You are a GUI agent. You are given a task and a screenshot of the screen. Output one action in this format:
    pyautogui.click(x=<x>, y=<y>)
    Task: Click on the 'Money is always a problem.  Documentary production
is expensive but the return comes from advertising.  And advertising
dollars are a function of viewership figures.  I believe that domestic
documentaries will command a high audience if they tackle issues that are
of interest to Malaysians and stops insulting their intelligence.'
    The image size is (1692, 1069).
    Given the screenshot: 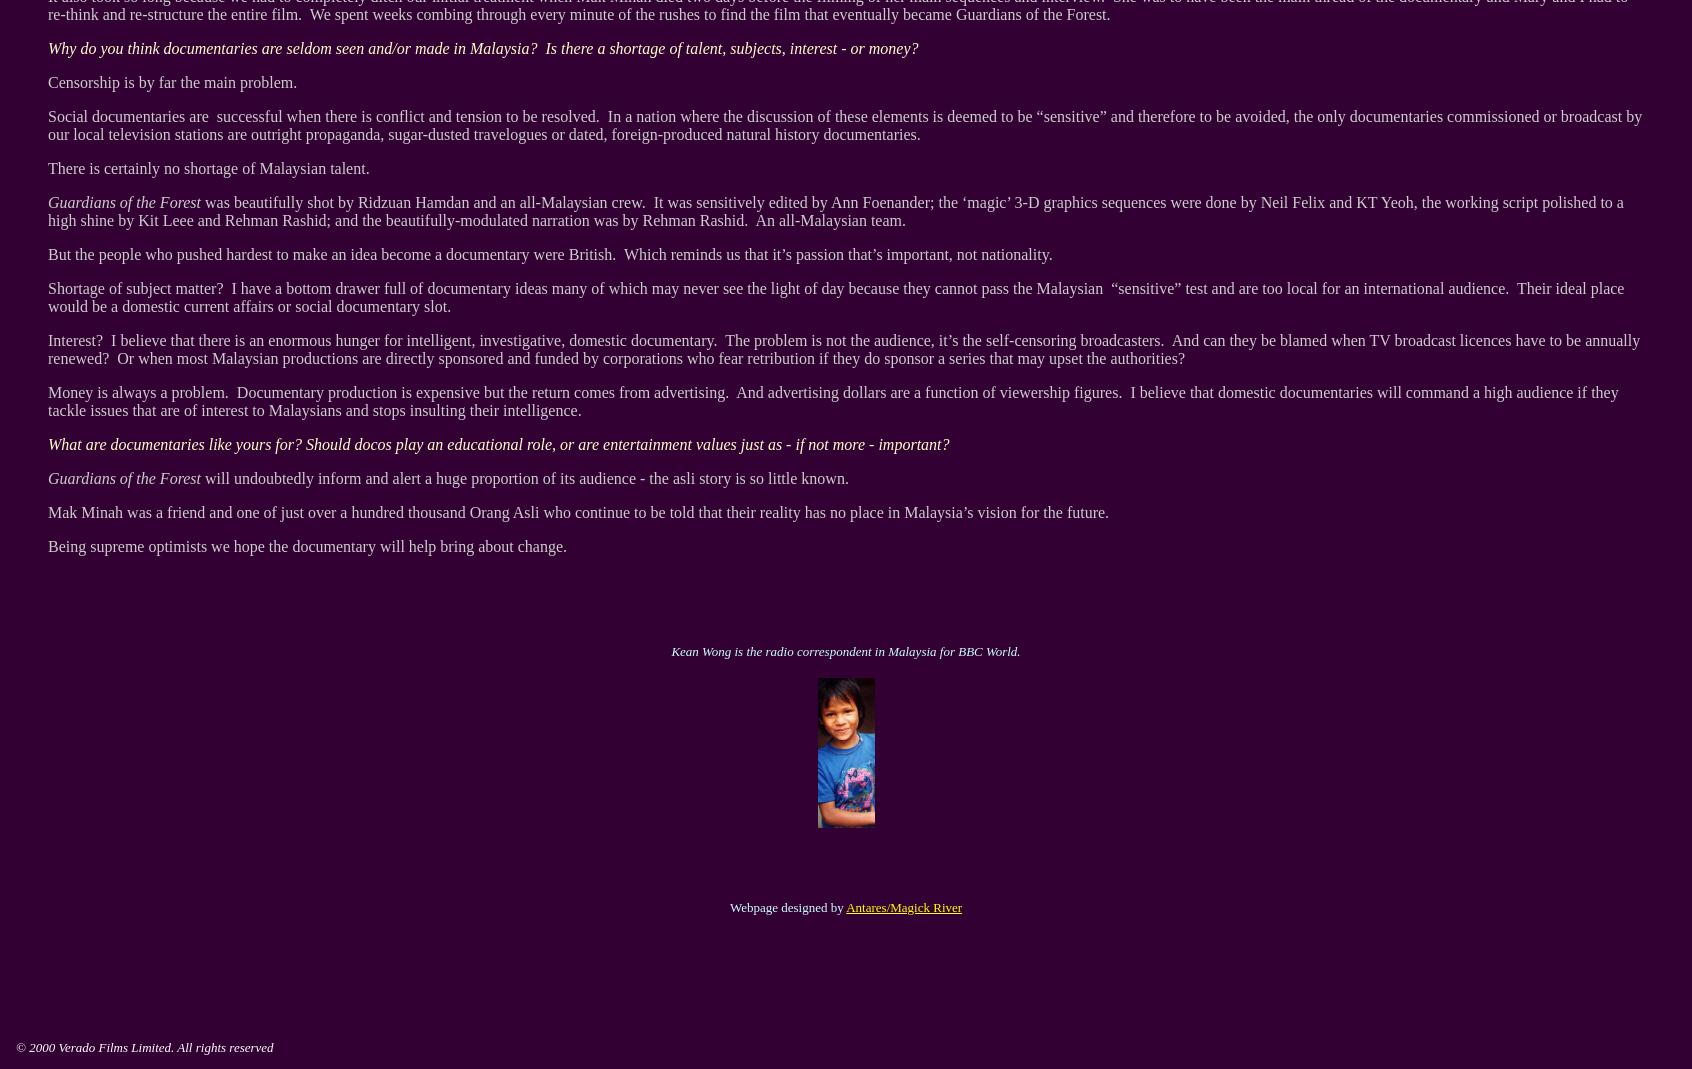 What is the action you would take?
    pyautogui.click(x=47, y=401)
    